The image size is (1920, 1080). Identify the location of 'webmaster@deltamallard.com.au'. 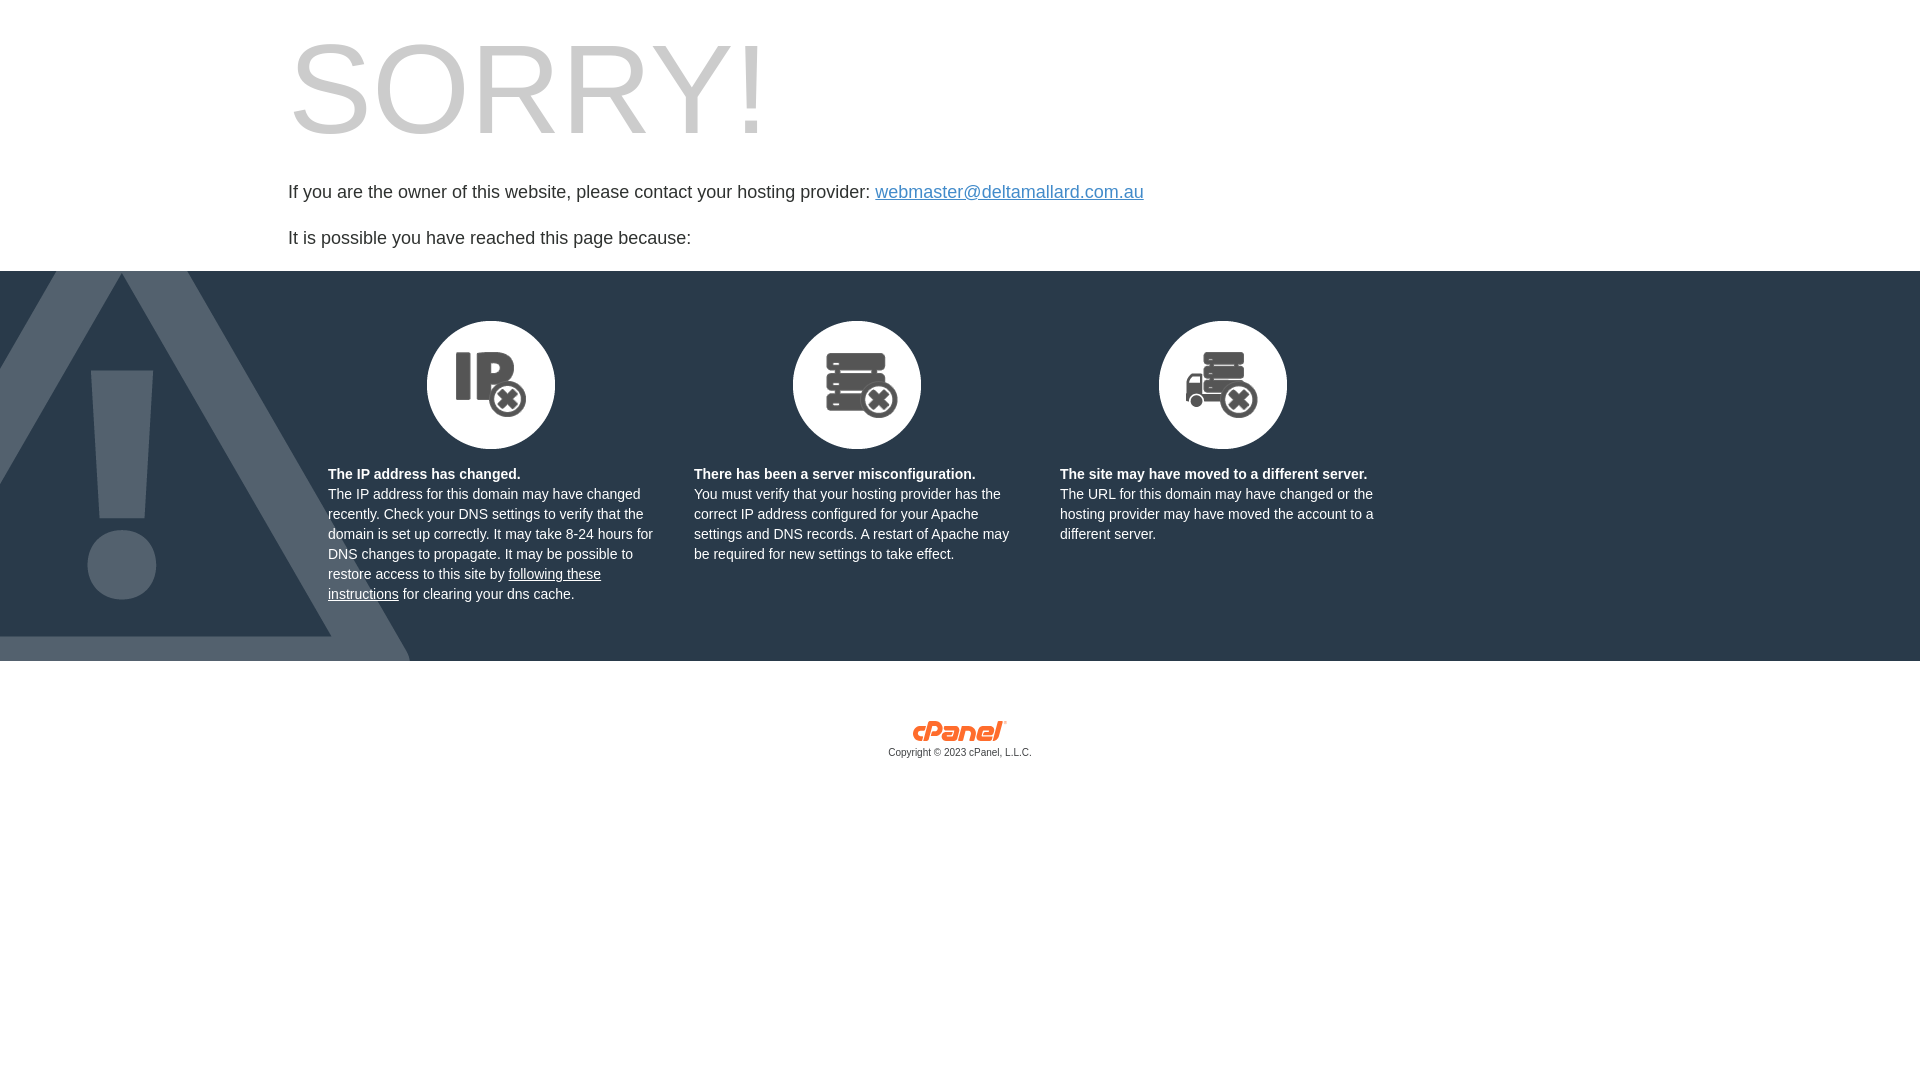
(1008, 192).